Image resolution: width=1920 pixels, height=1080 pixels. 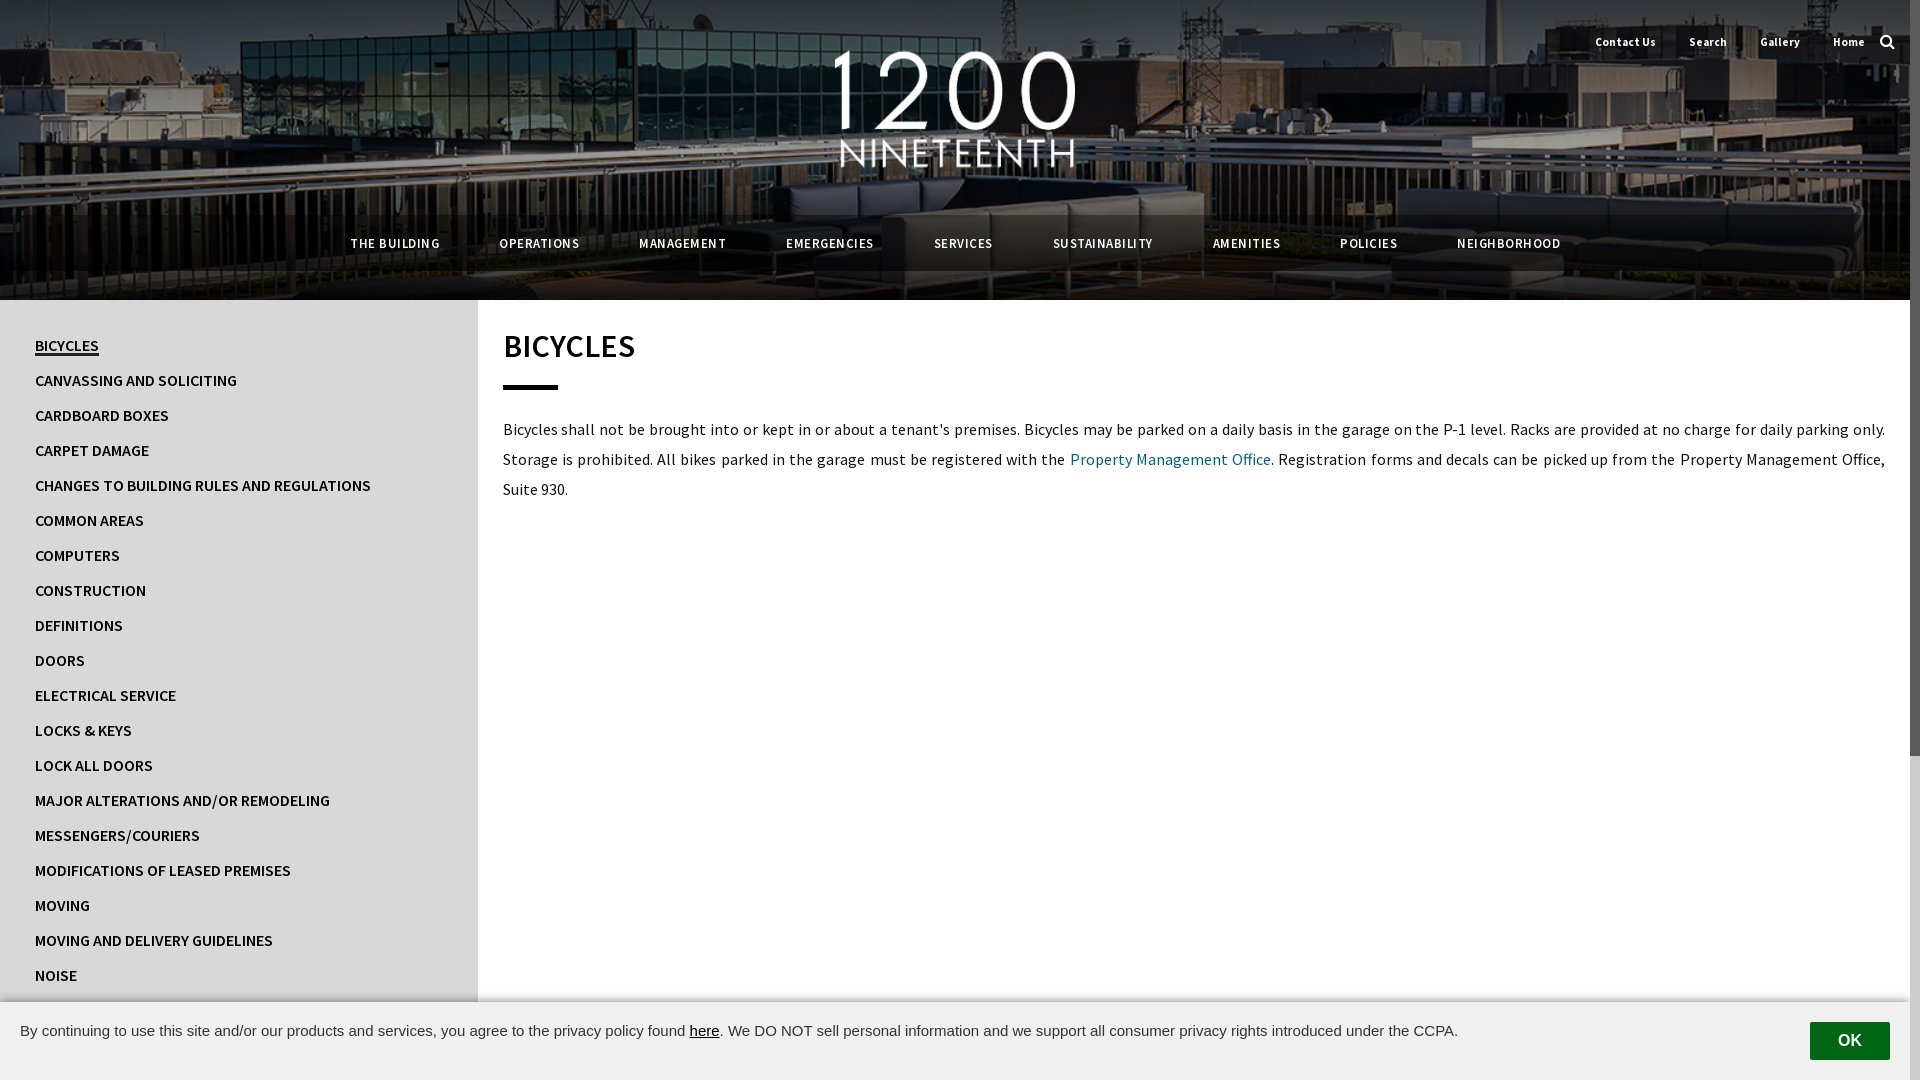 What do you see at coordinates (34, 974) in the screenshot?
I see `'NOISE'` at bounding box center [34, 974].